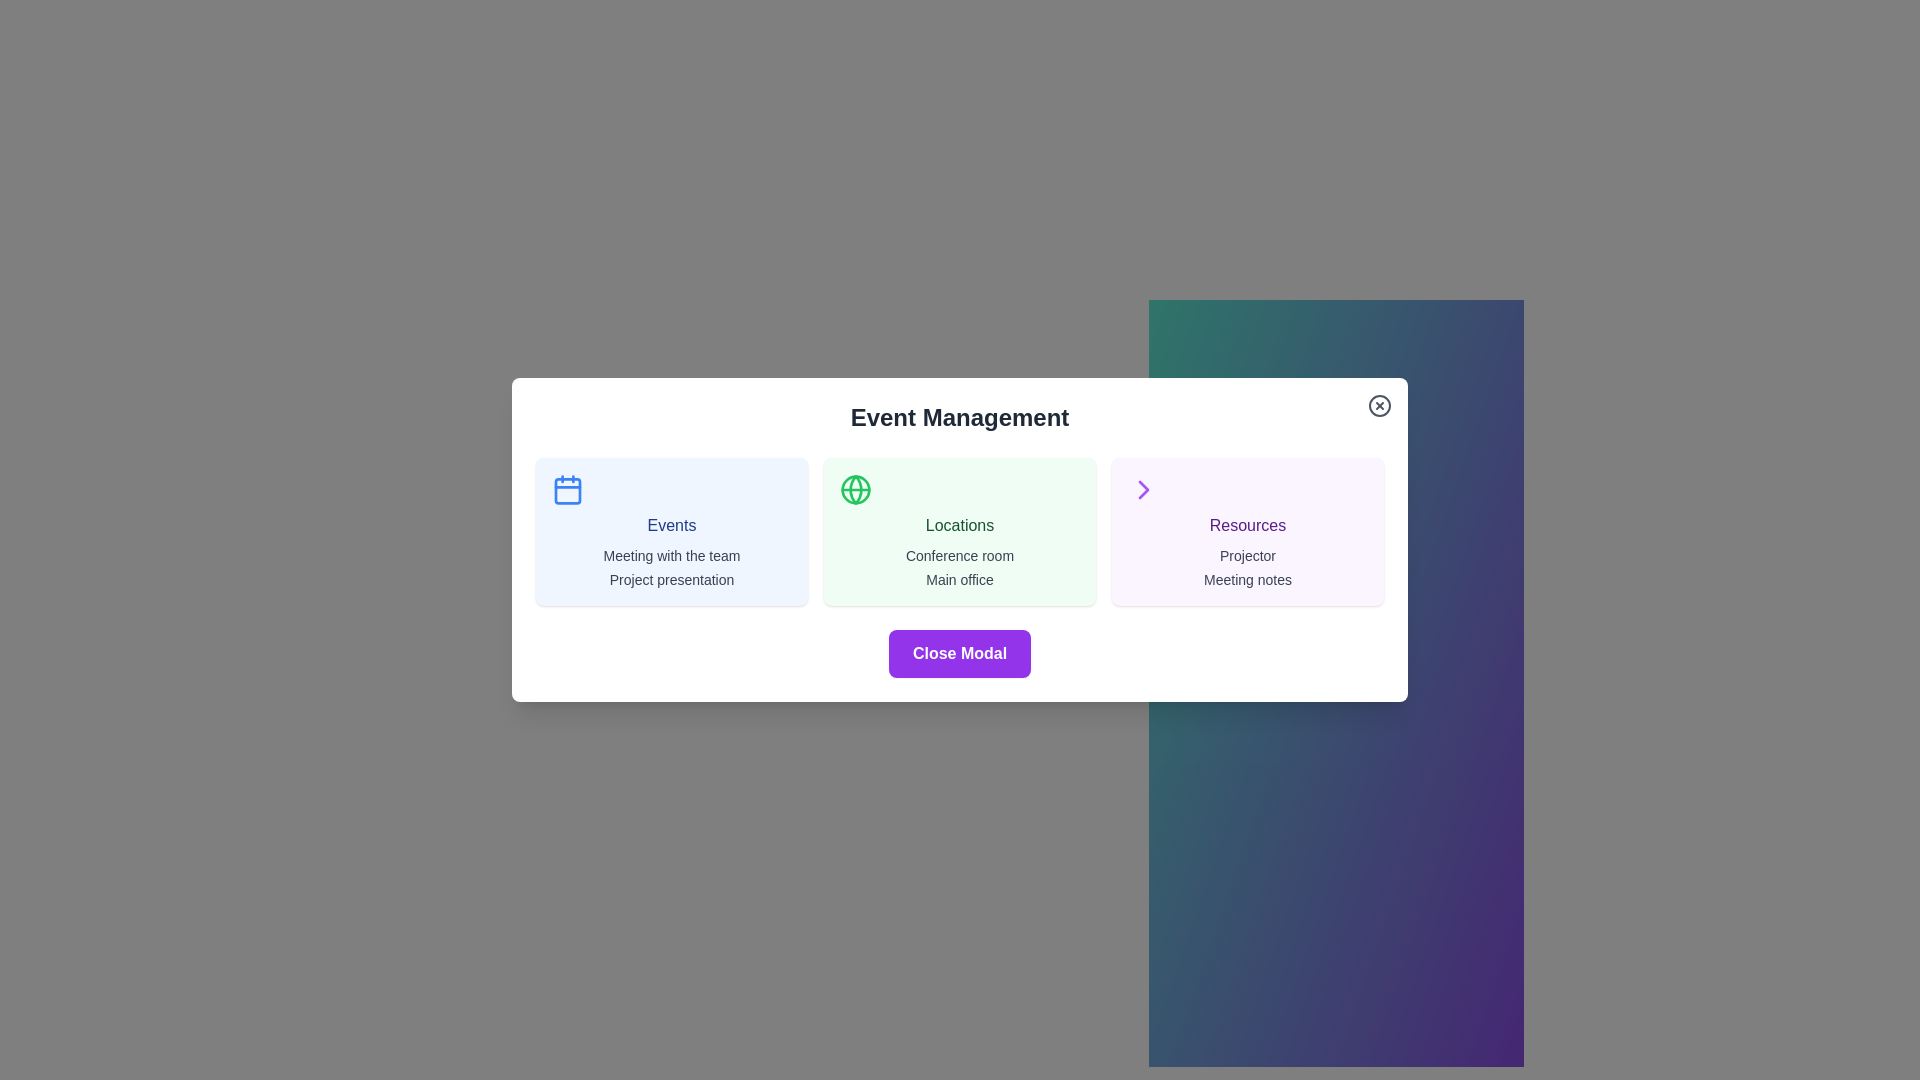  What do you see at coordinates (672, 555) in the screenshot?
I see `the text label that displays 'Meeting with the team', which is styled in gray and located in the 'Events' section` at bounding box center [672, 555].